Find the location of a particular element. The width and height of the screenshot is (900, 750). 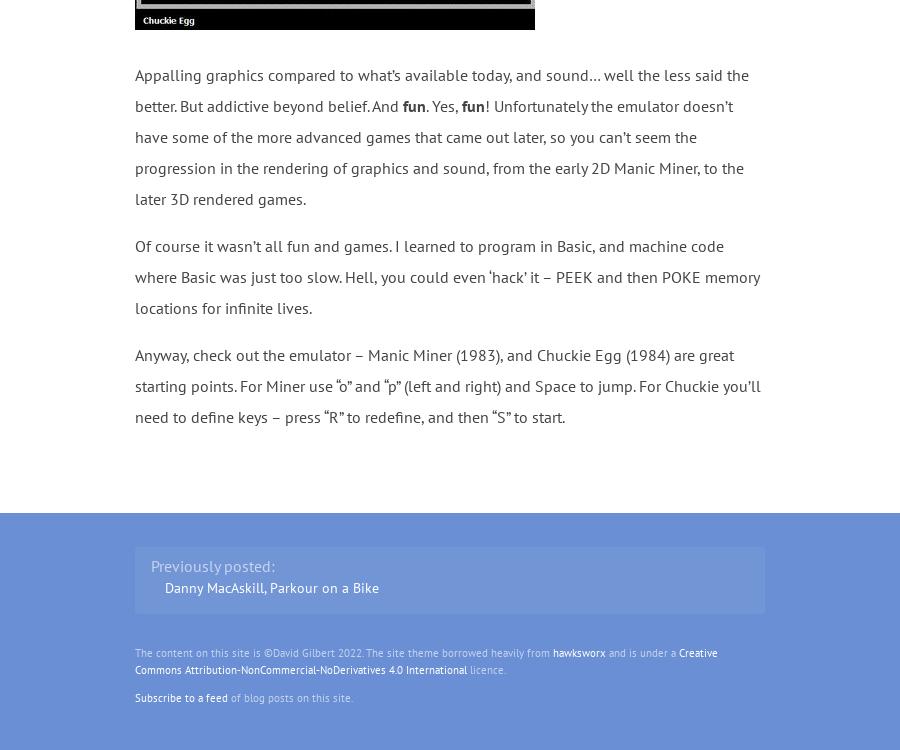

'and is under a' is located at coordinates (605, 653).